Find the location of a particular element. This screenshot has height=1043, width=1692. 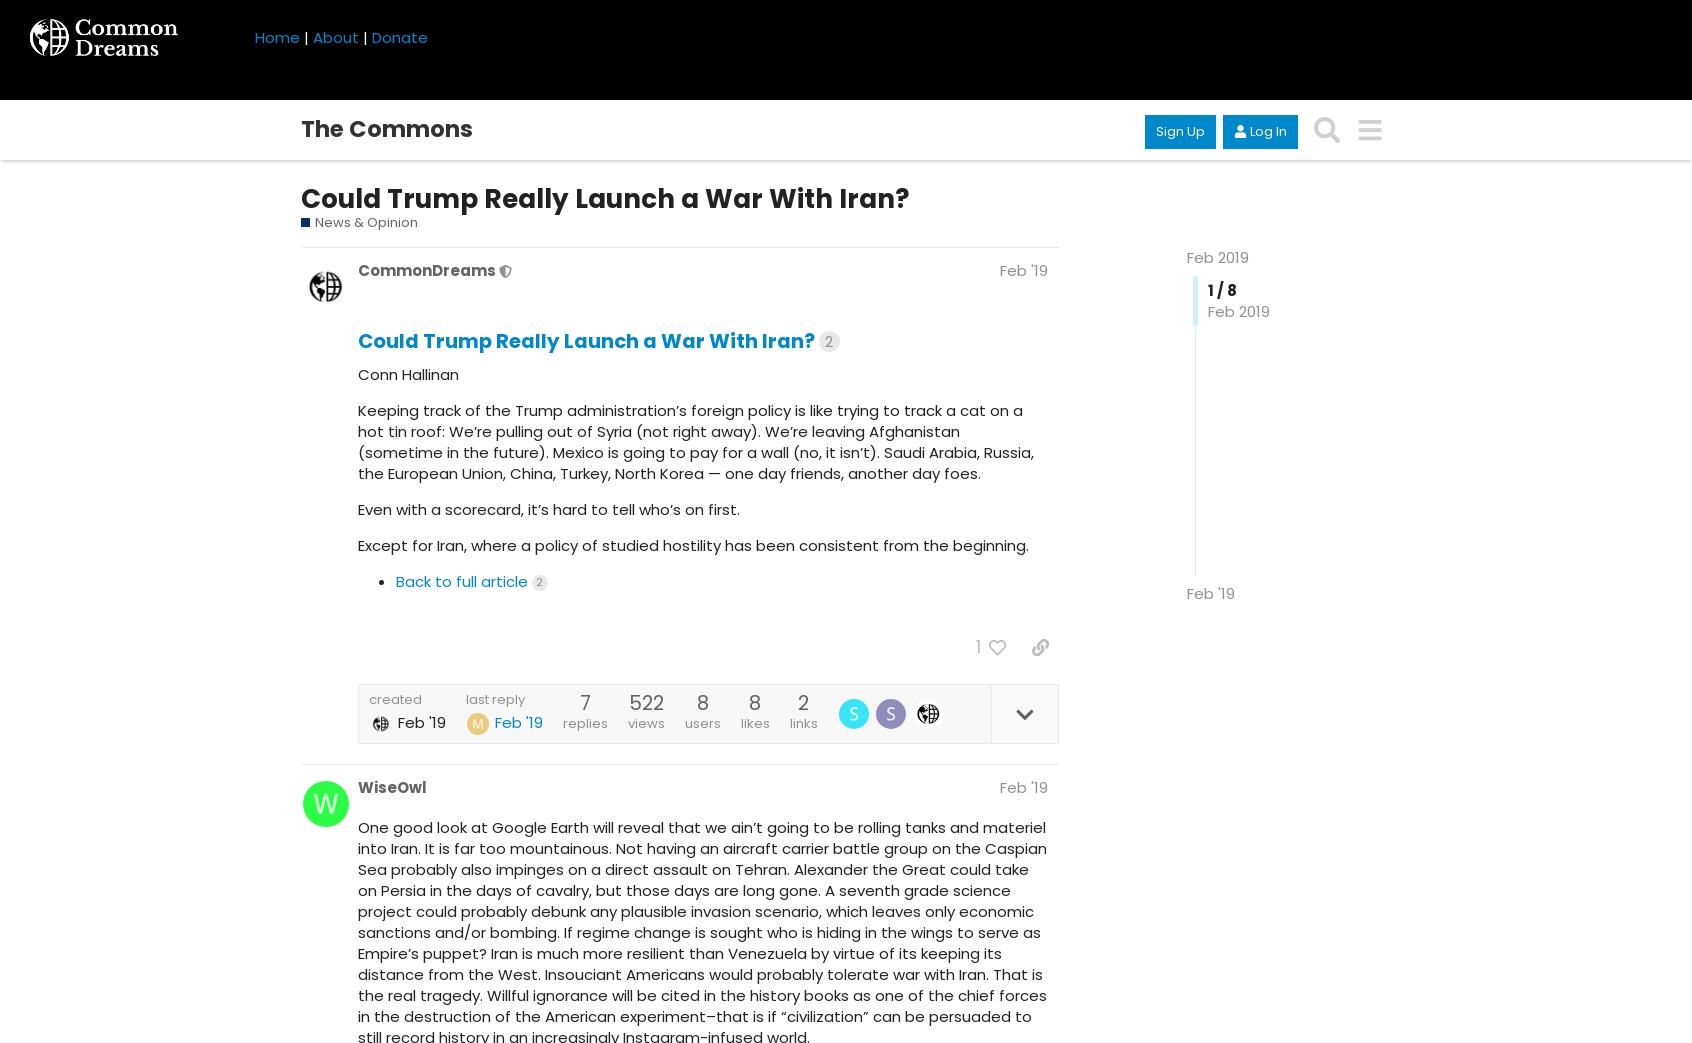

'users' is located at coordinates (702, 722).